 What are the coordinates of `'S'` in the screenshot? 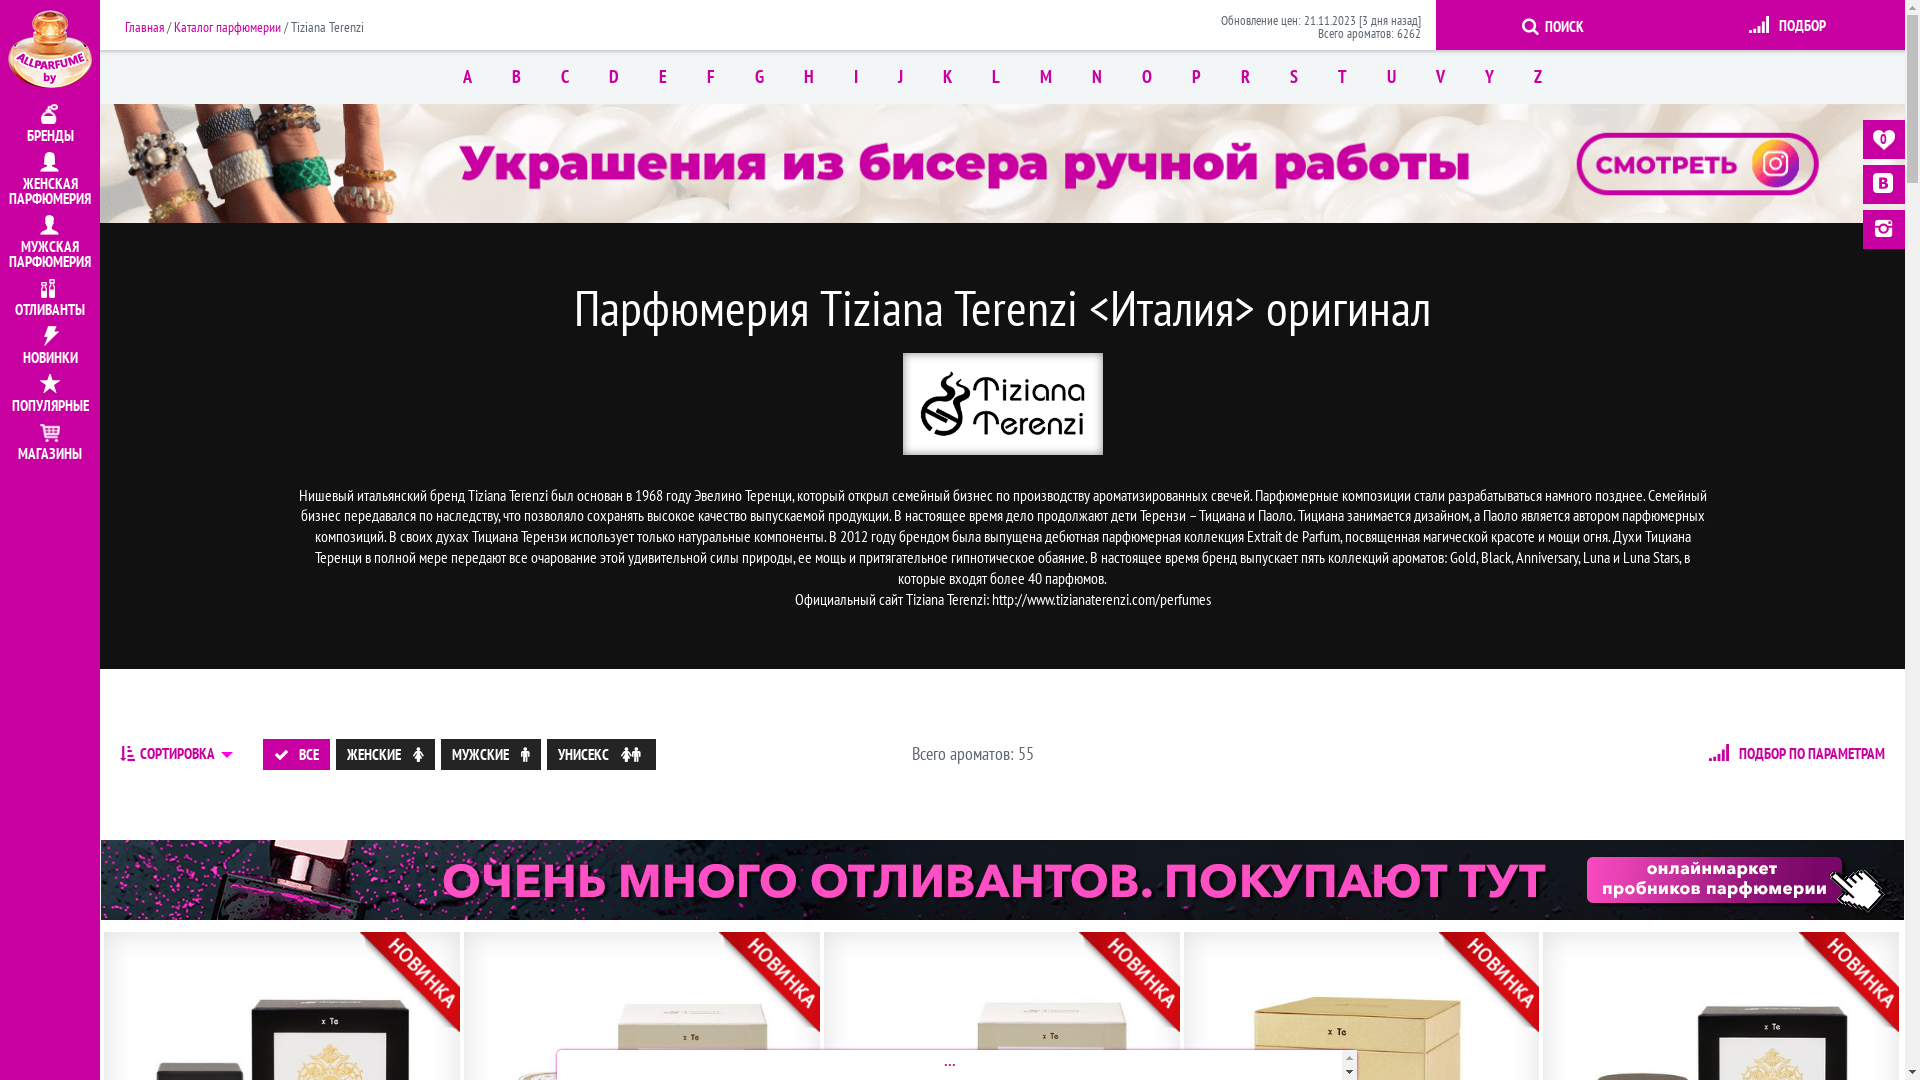 It's located at (1269, 76).